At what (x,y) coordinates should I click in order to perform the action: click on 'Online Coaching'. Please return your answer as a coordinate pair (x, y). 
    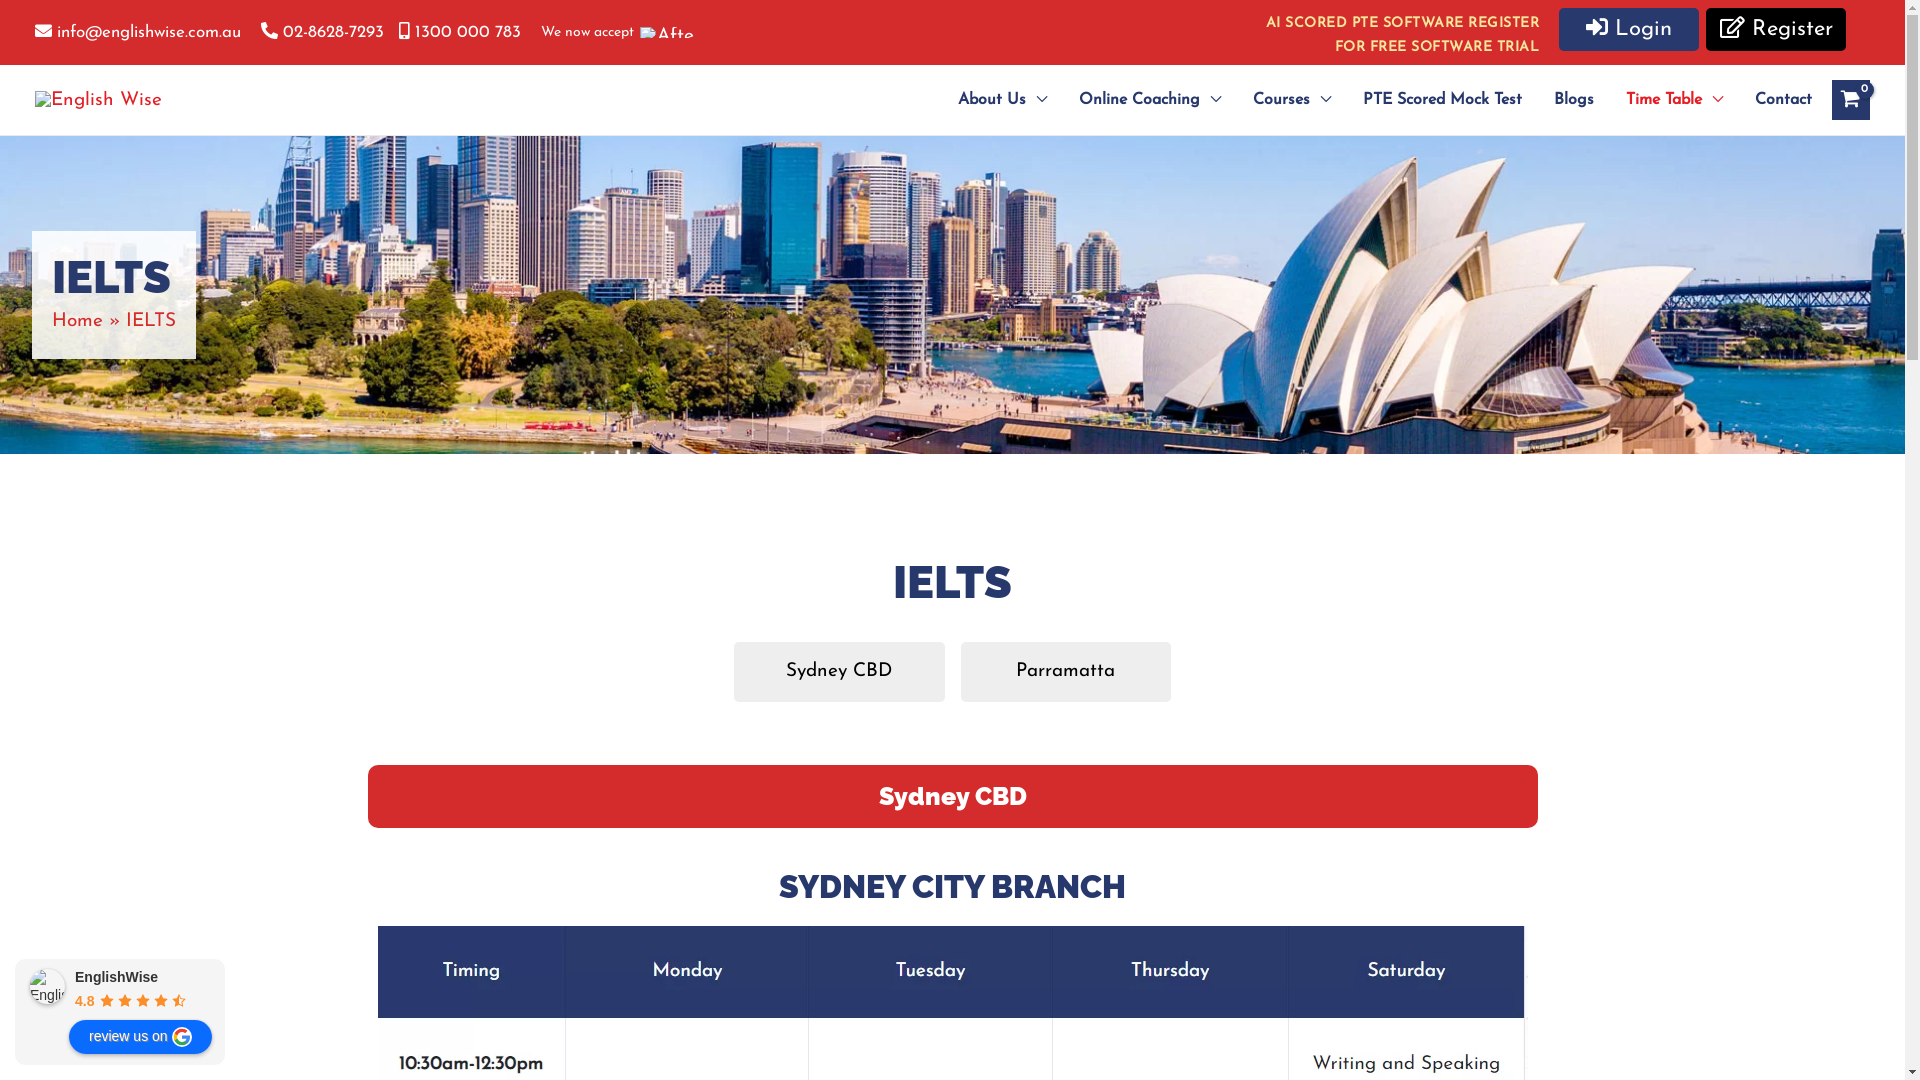
    Looking at the image, I should click on (1150, 100).